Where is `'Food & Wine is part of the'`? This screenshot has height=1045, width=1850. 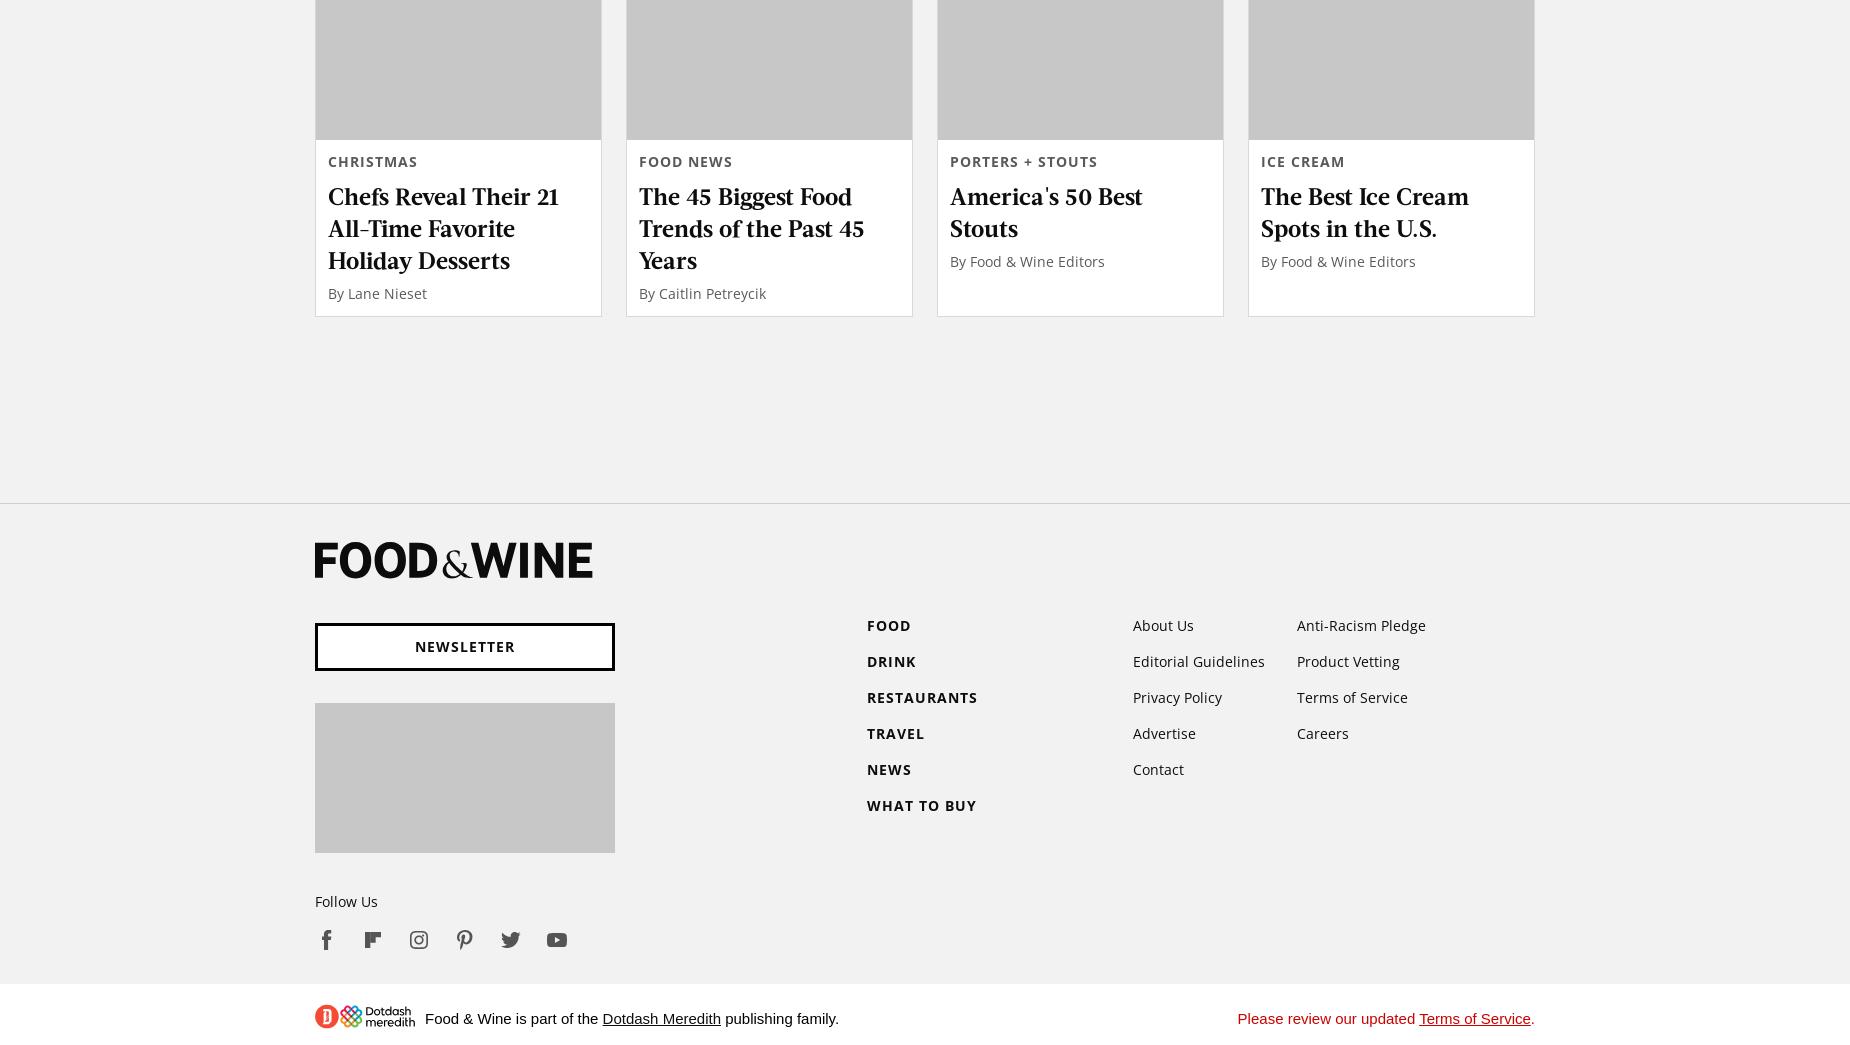
'Food & Wine is part of the' is located at coordinates (513, 1017).